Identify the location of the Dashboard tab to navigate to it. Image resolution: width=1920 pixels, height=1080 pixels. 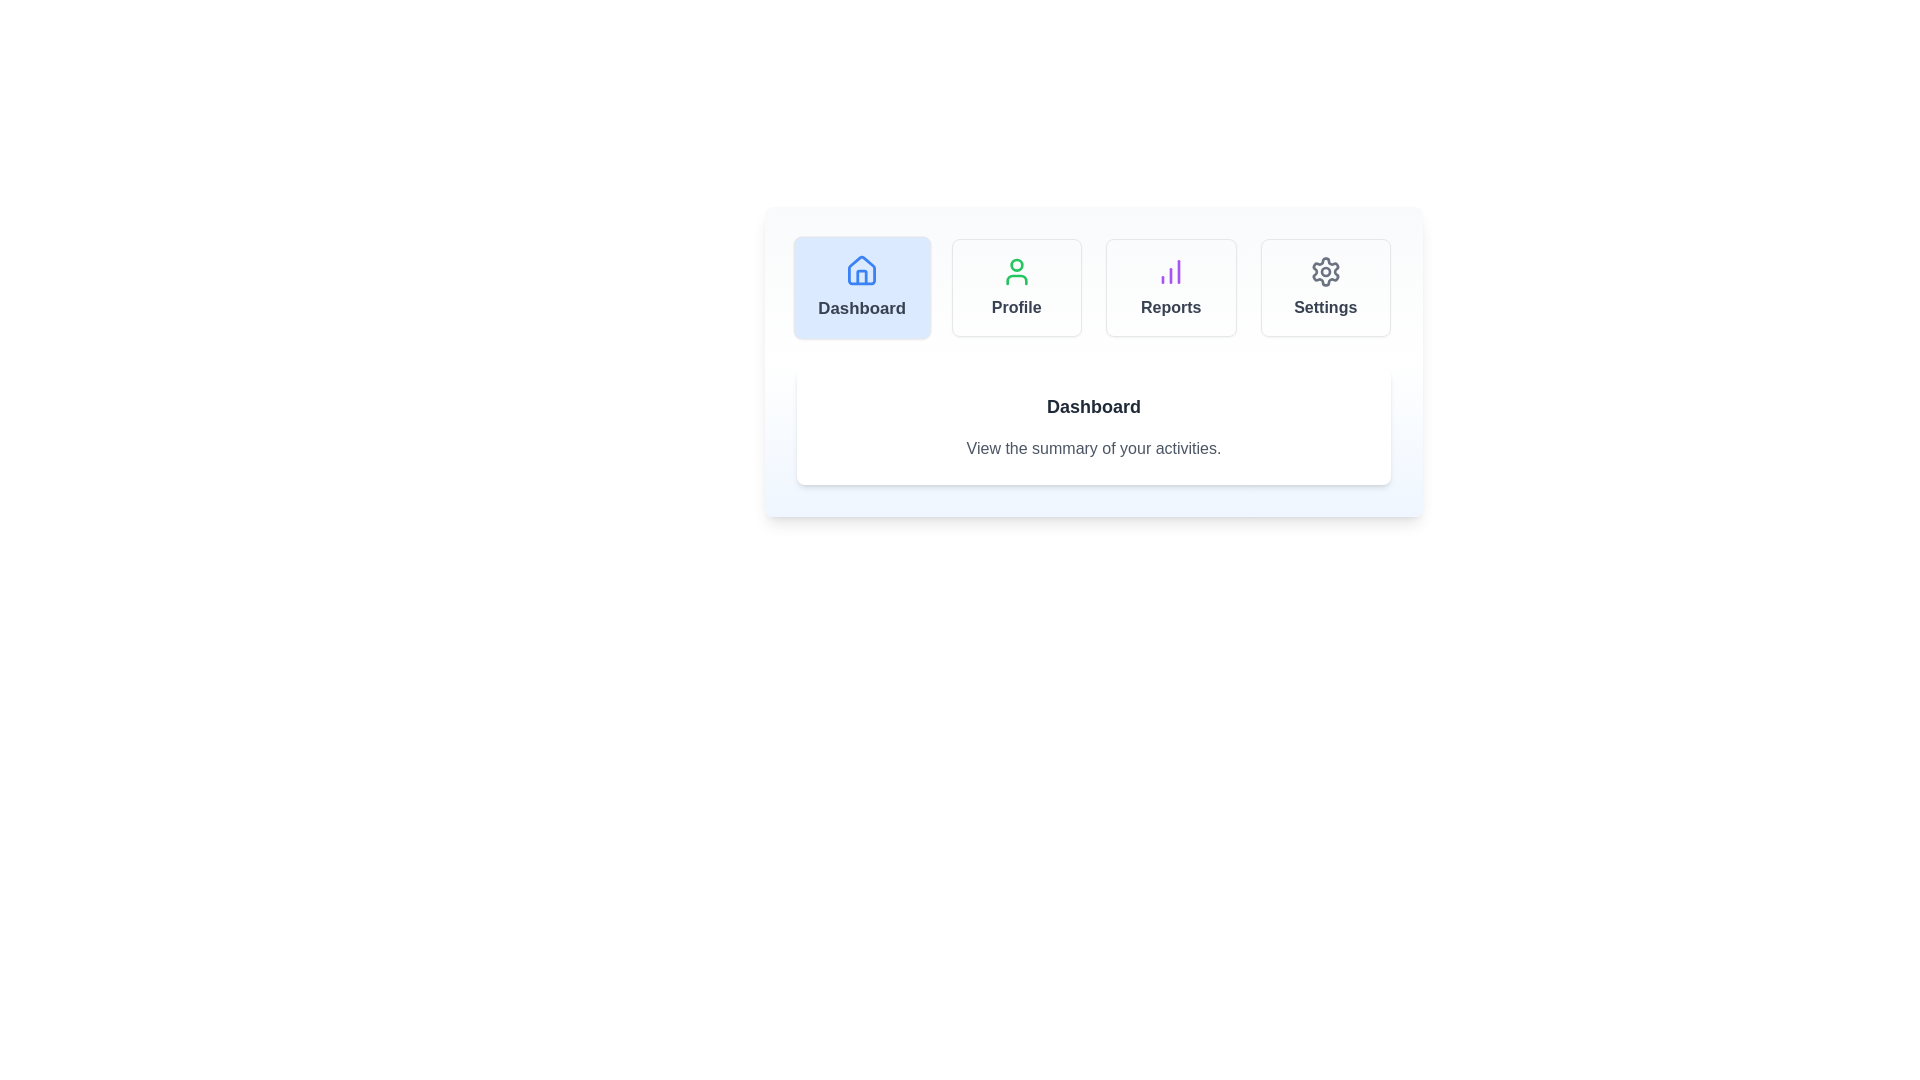
(862, 288).